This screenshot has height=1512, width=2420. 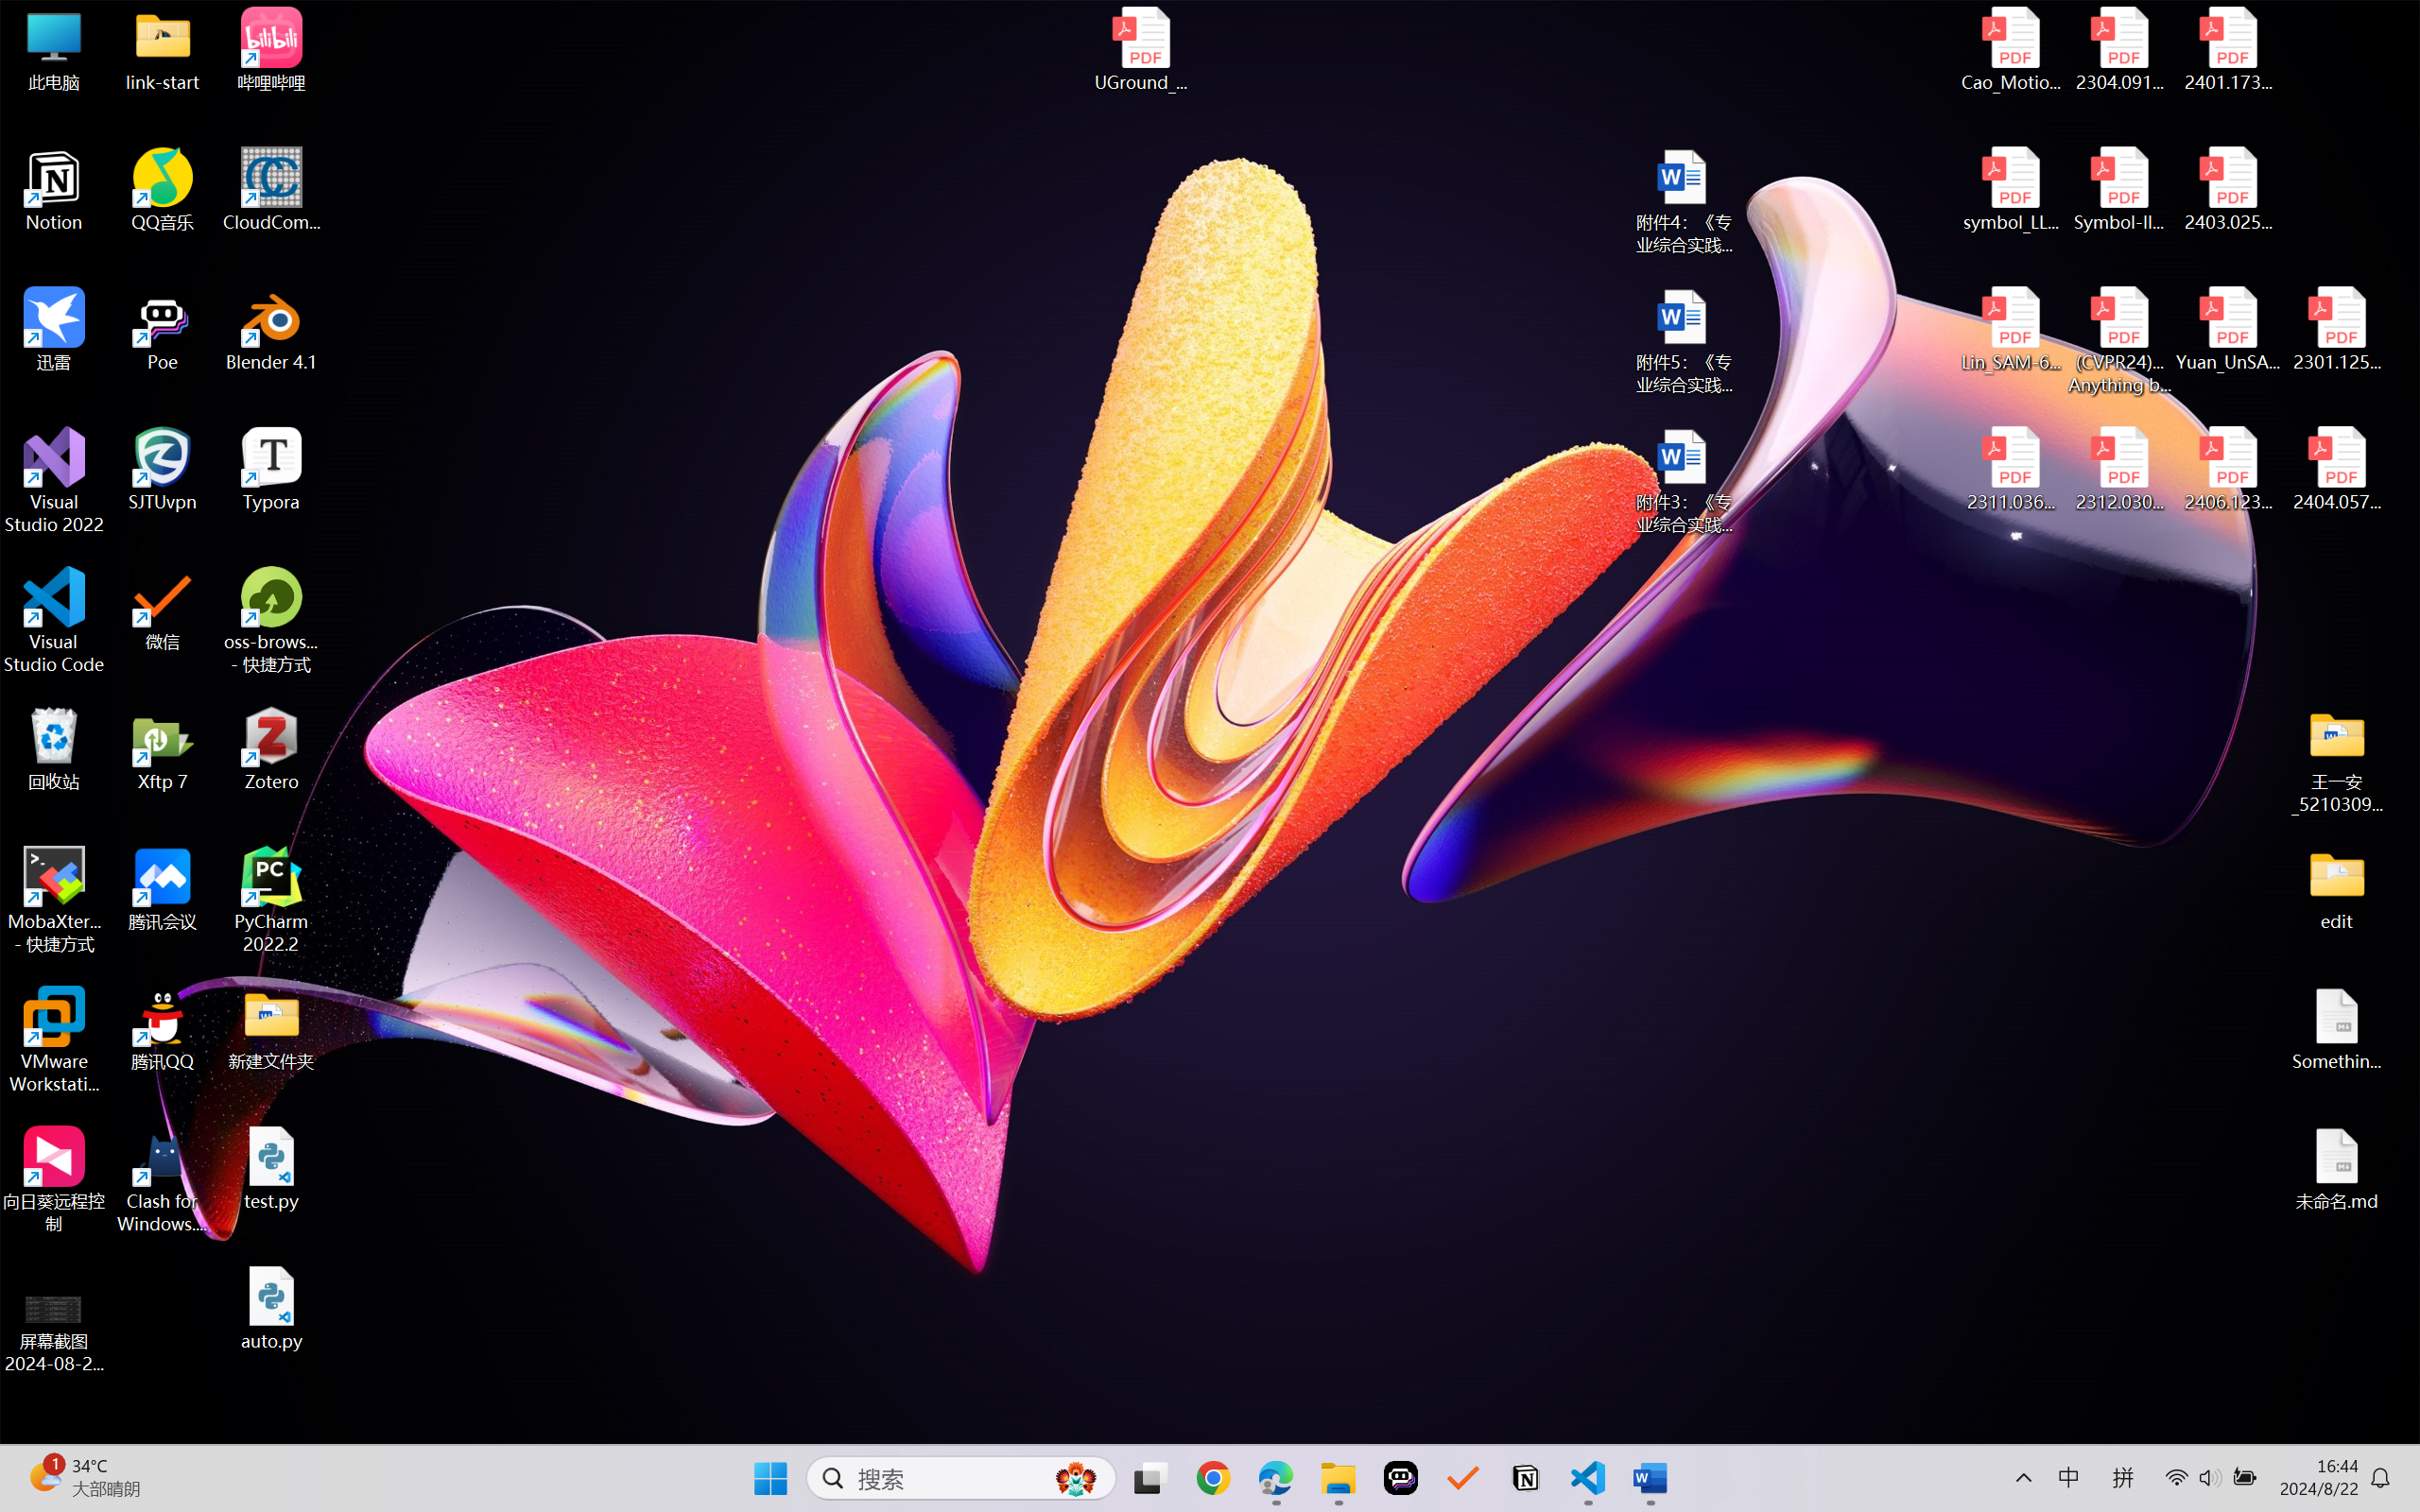 I want to click on '2401.17399v1.pdf', so click(x=2226, y=49).